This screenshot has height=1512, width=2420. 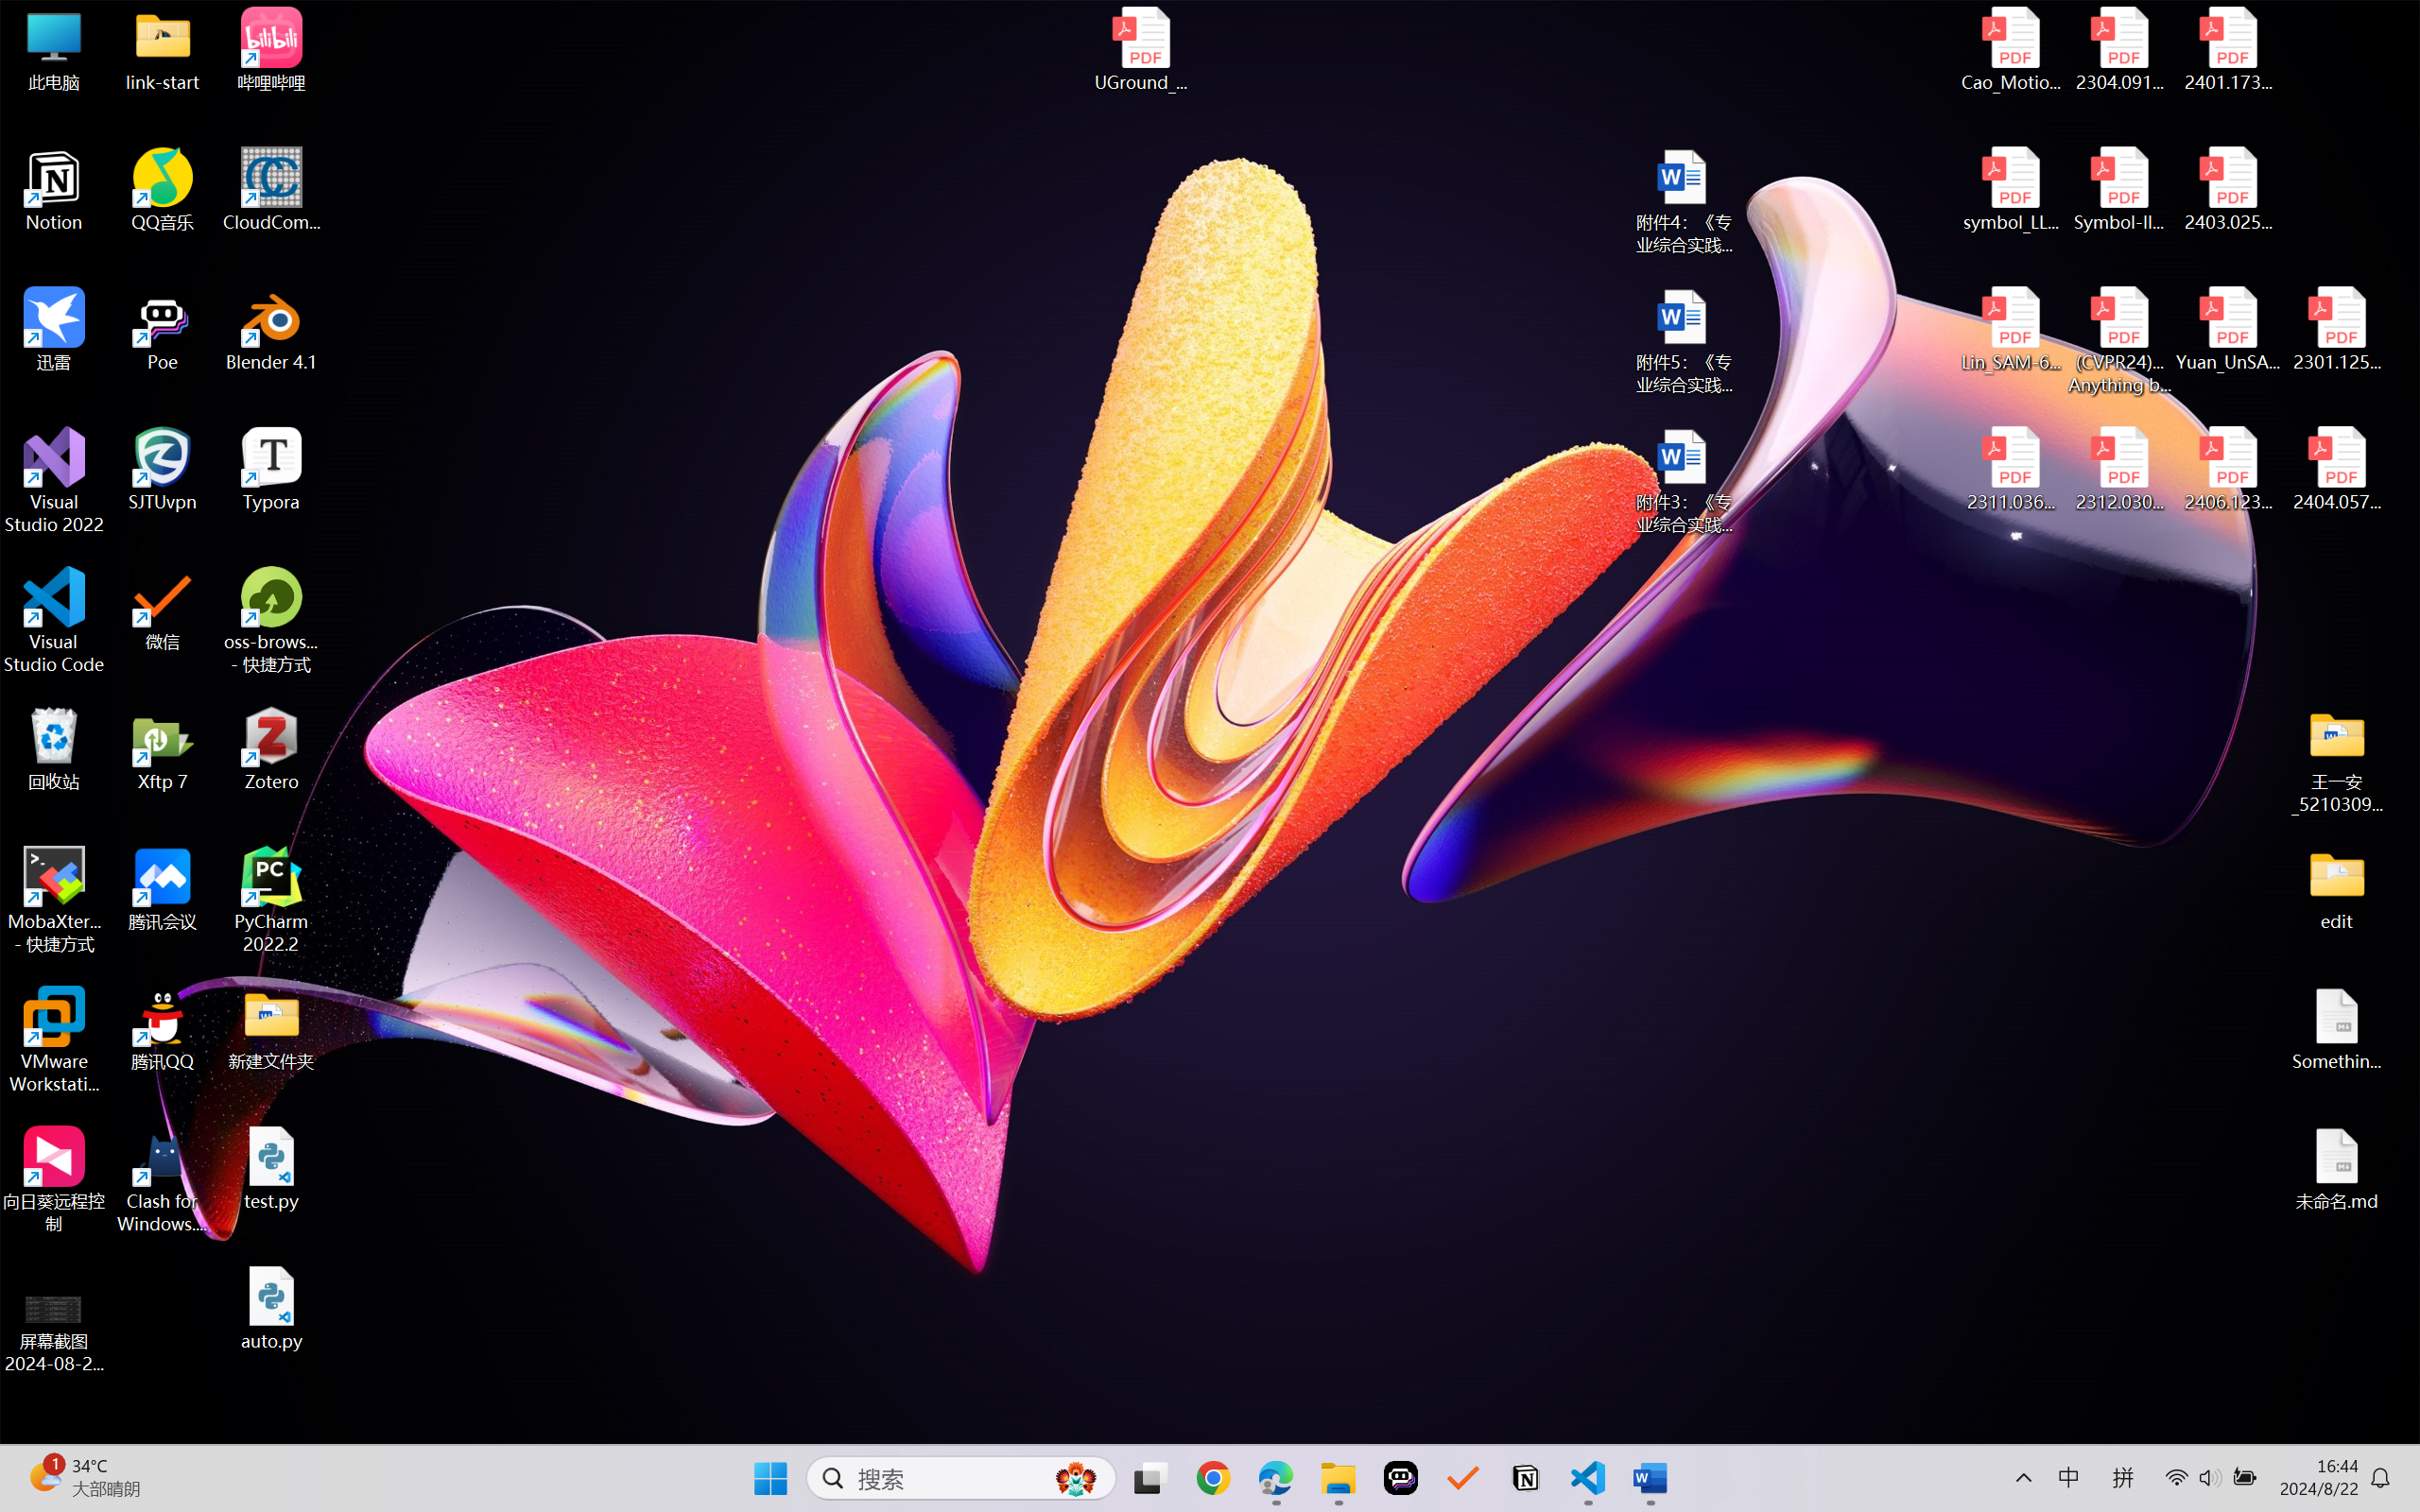 I want to click on '2401.17399v1.pdf', so click(x=2226, y=49).